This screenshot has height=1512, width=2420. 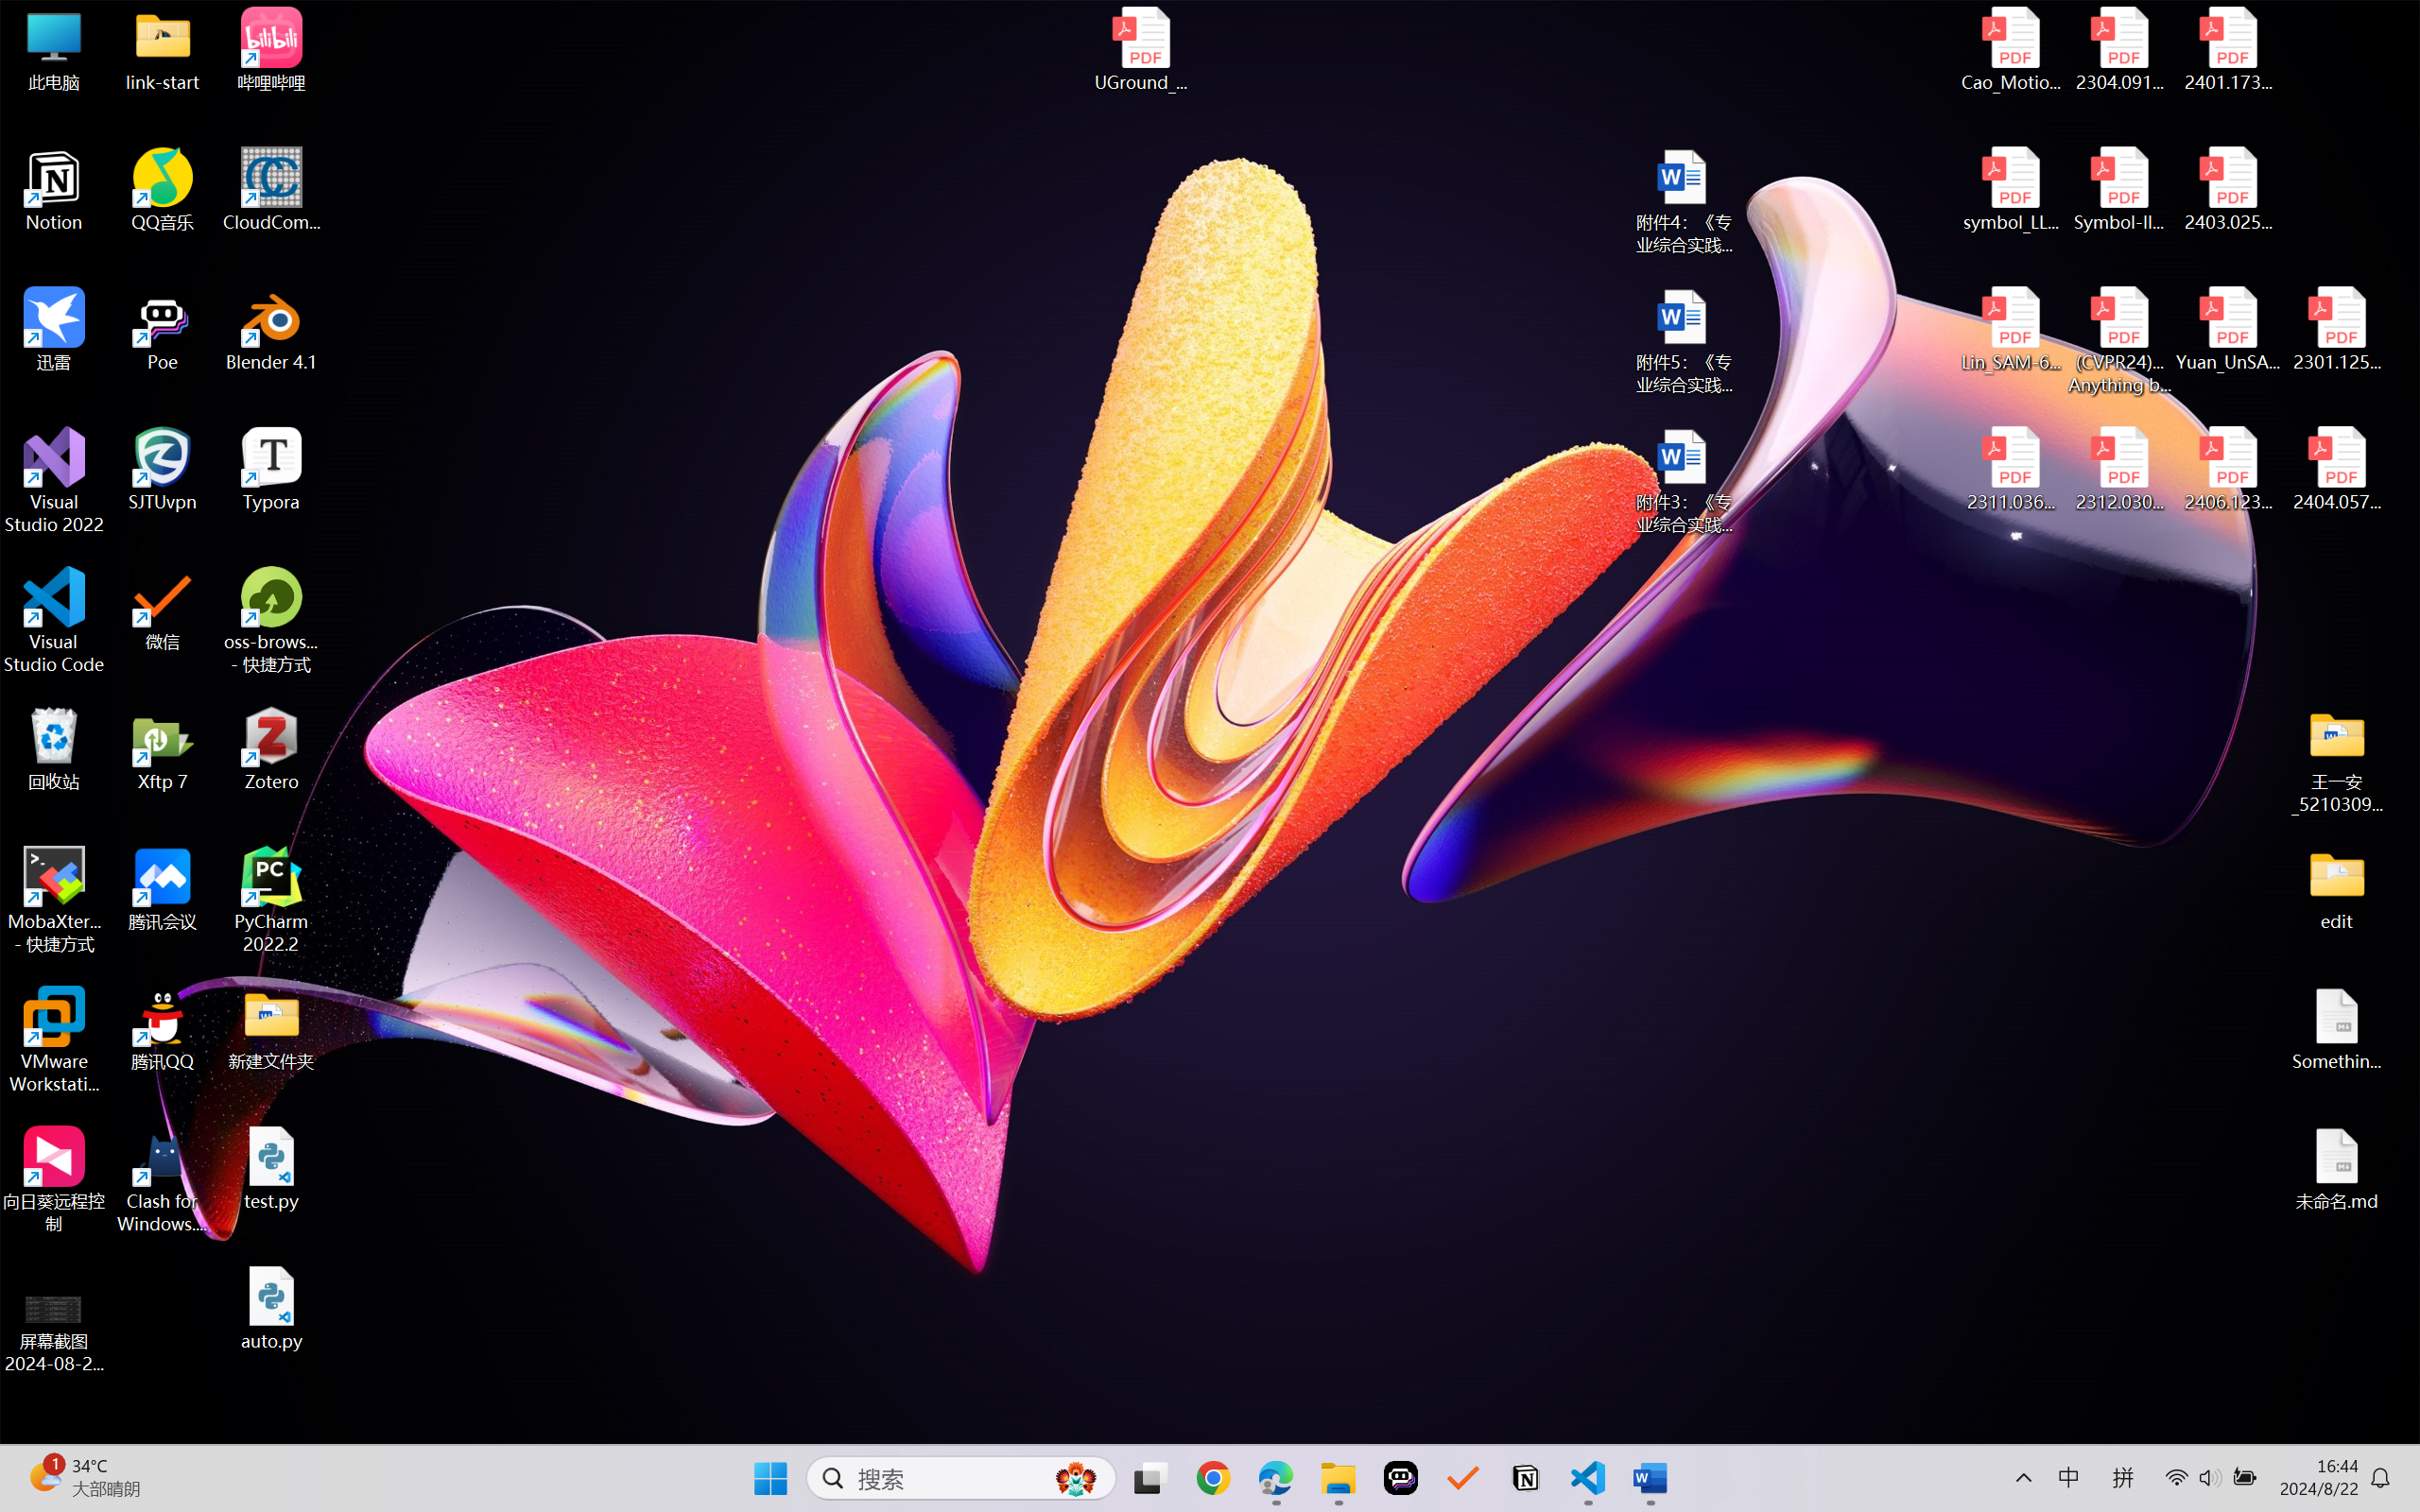 I want to click on '2401.17399v1.pdf', so click(x=2226, y=49).